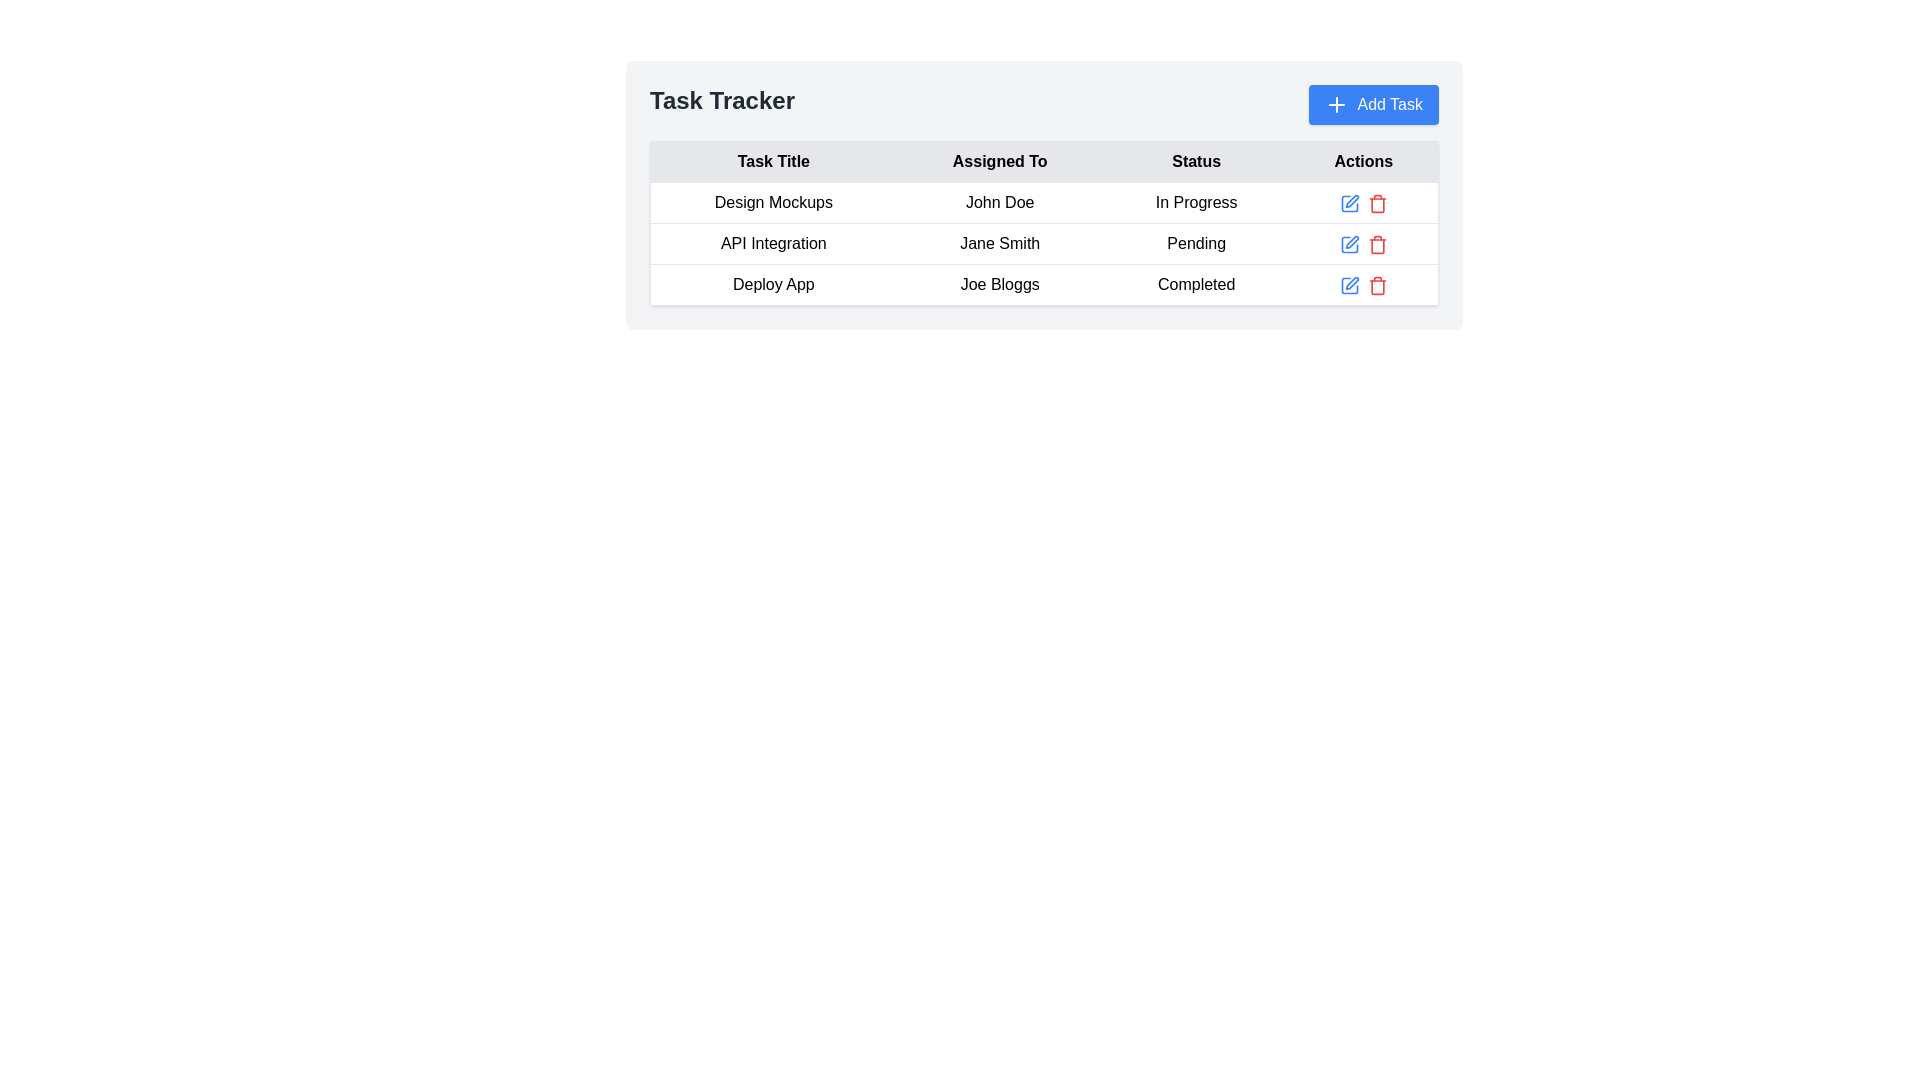  Describe the element at coordinates (1196, 203) in the screenshot. I see `the text label displaying the current status of the task titled 'Design Mockups' in the third cell of the table under the 'Status' column` at that location.